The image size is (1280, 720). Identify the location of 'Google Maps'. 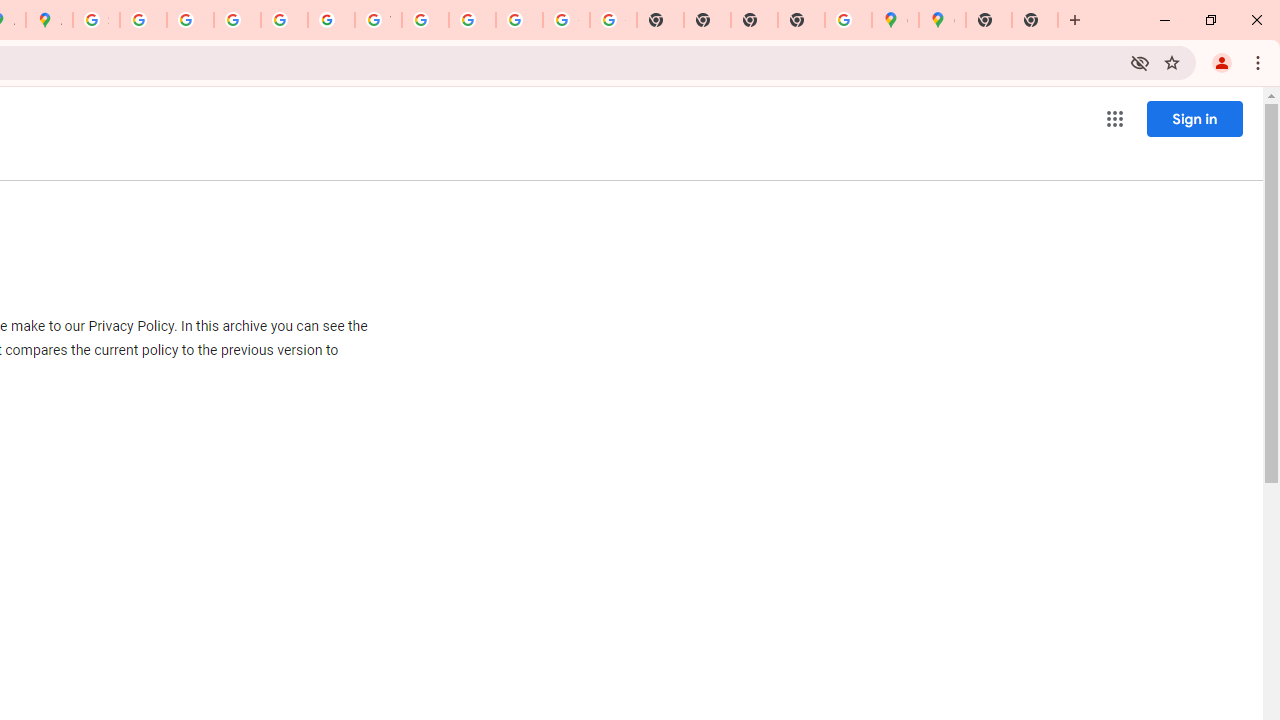
(941, 20).